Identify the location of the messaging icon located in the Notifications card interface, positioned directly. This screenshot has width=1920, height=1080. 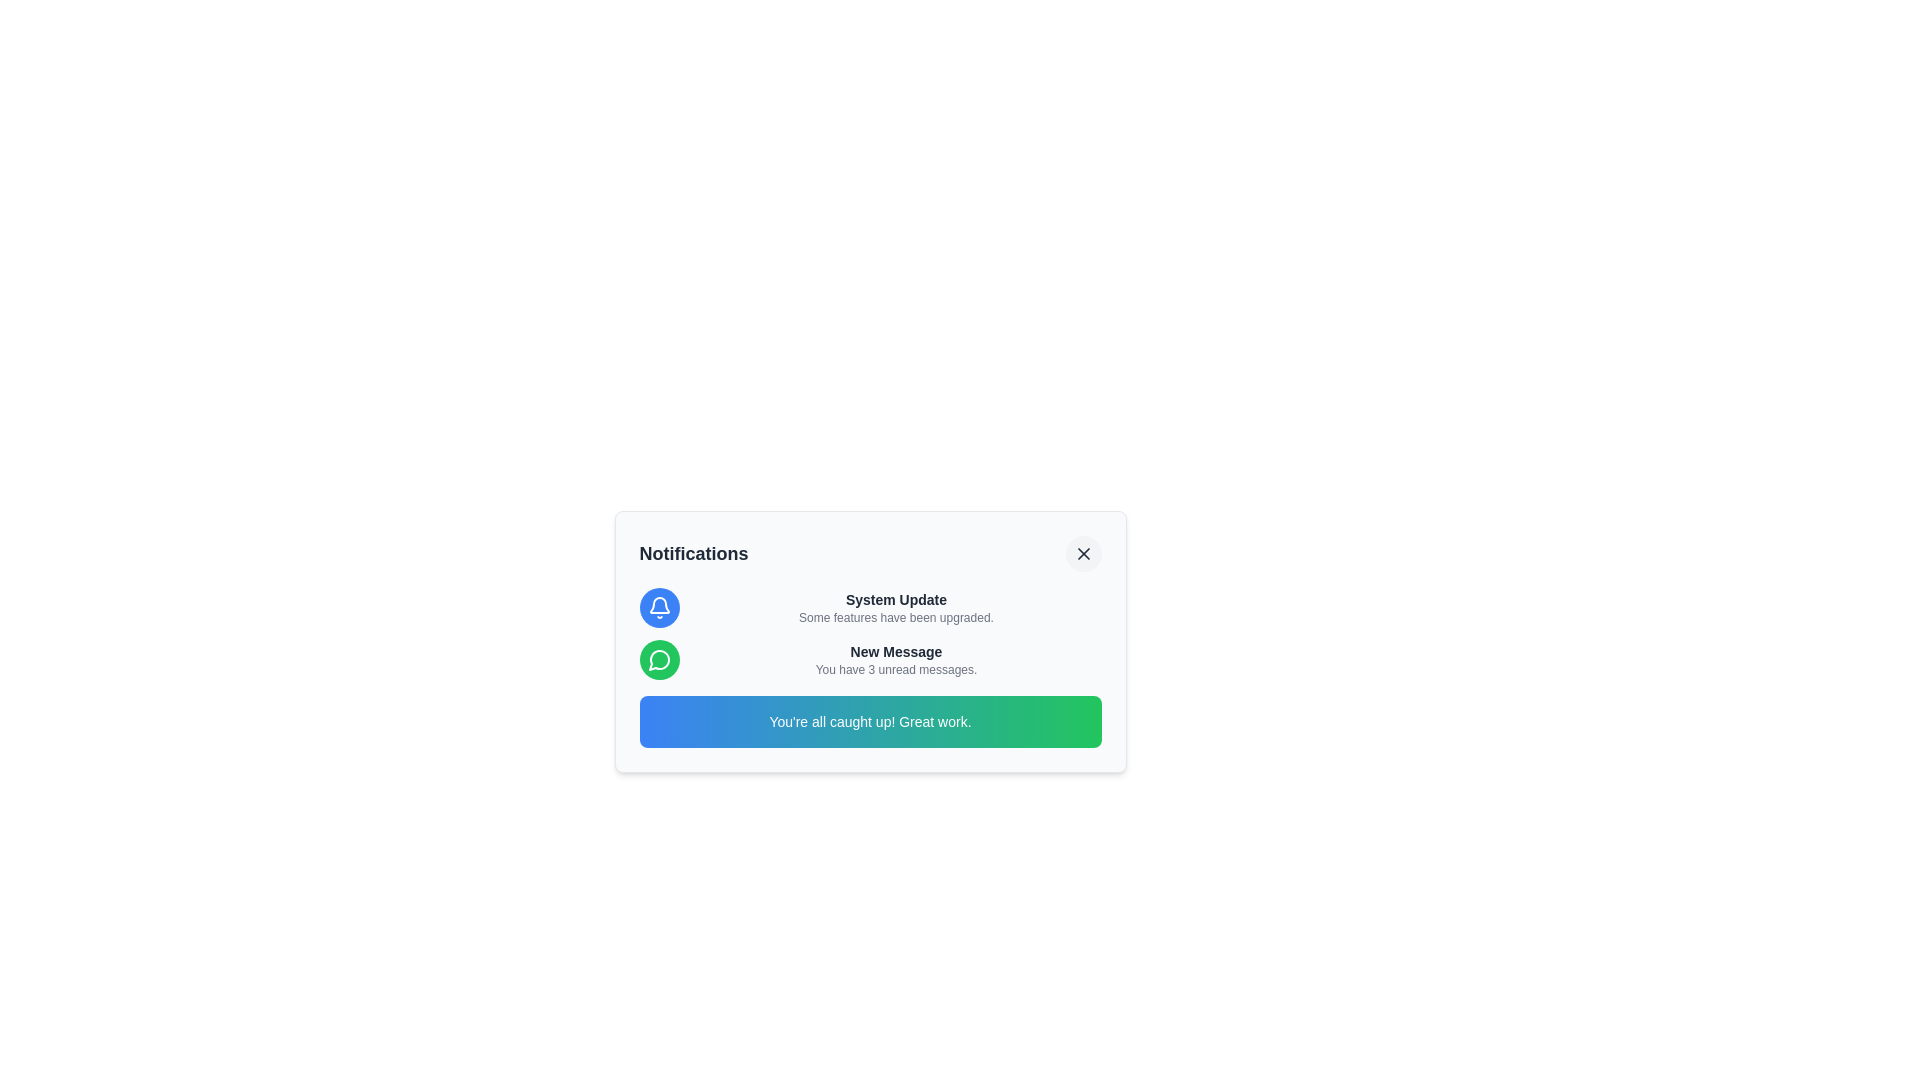
(659, 659).